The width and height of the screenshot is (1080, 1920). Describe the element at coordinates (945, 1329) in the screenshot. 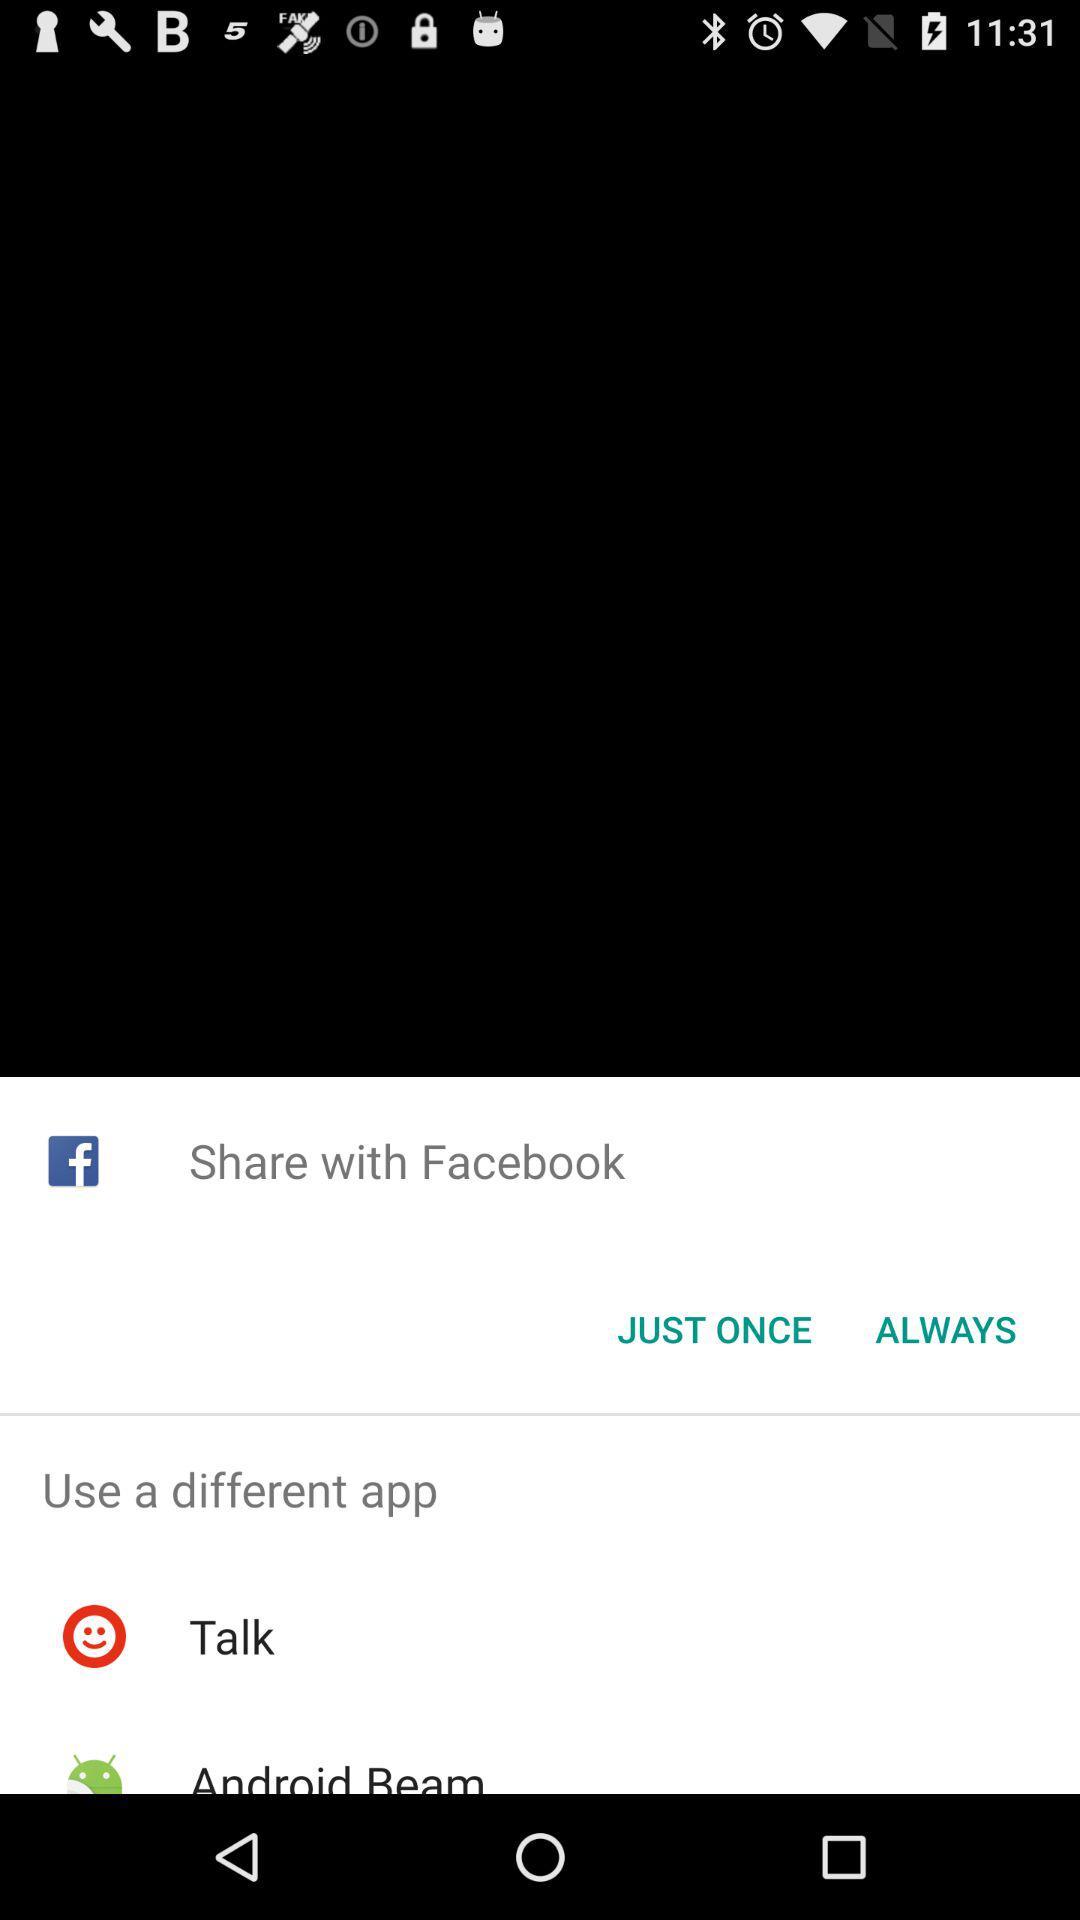

I see `always button` at that location.